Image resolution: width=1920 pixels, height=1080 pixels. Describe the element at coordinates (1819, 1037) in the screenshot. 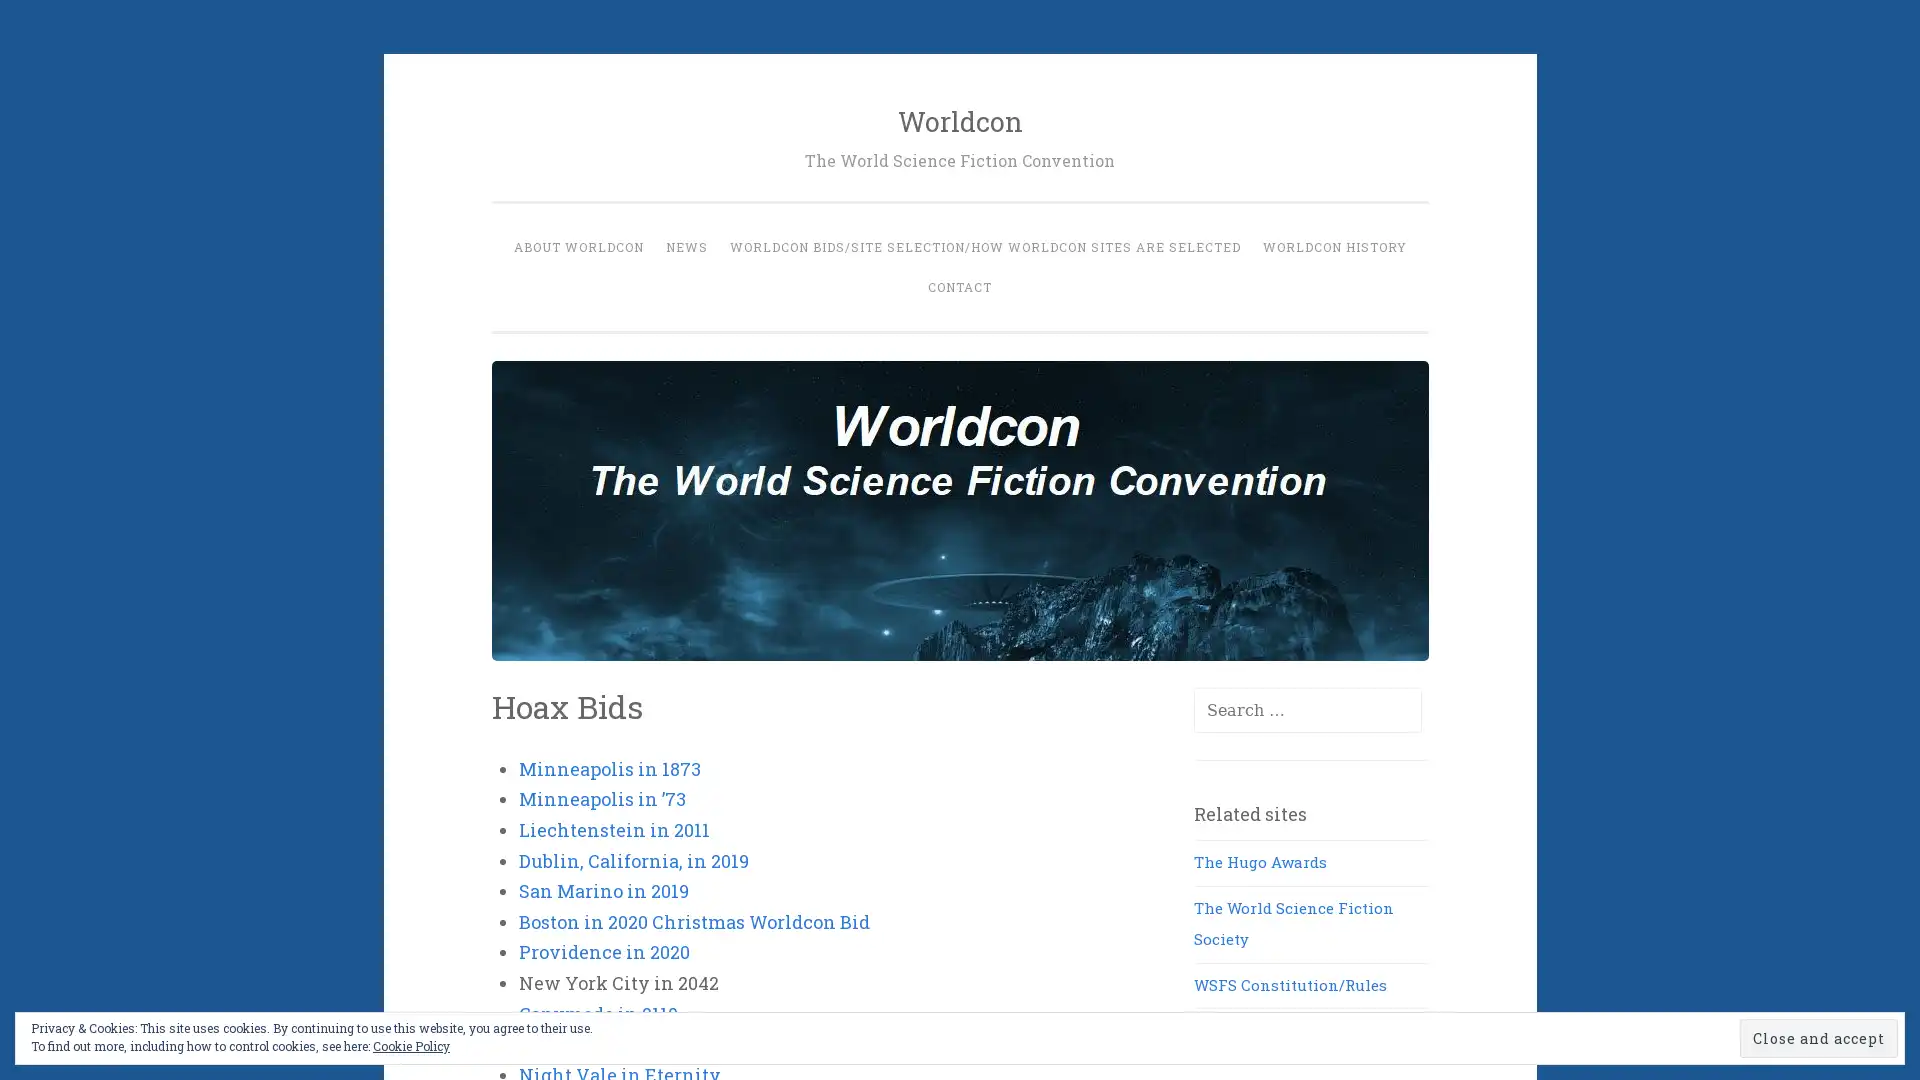

I see `Close and accept` at that location.